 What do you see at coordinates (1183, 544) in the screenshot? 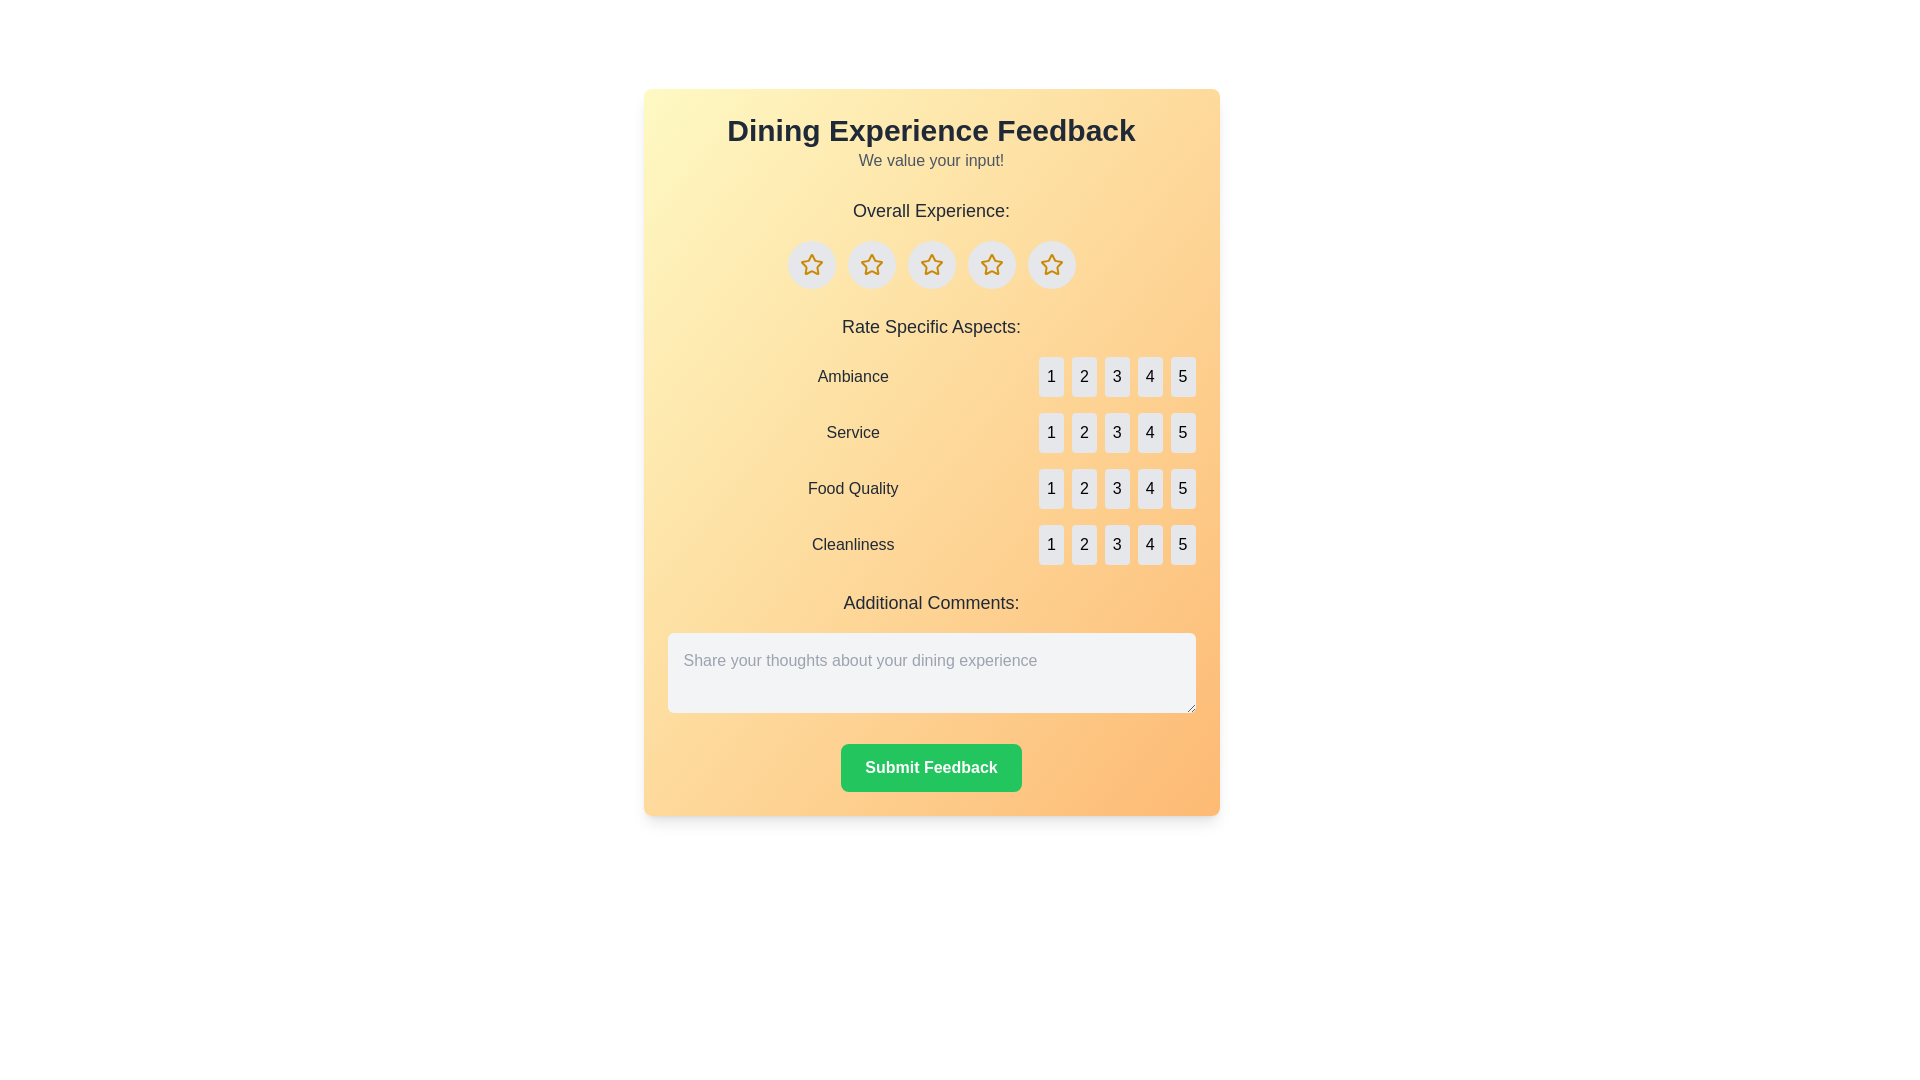
I see `the fifth rounded rectangular button labeled '5' with a gray background that turns yellow on hover, located under the 'Cleanliness' category` at bounding box center [1183, 544].